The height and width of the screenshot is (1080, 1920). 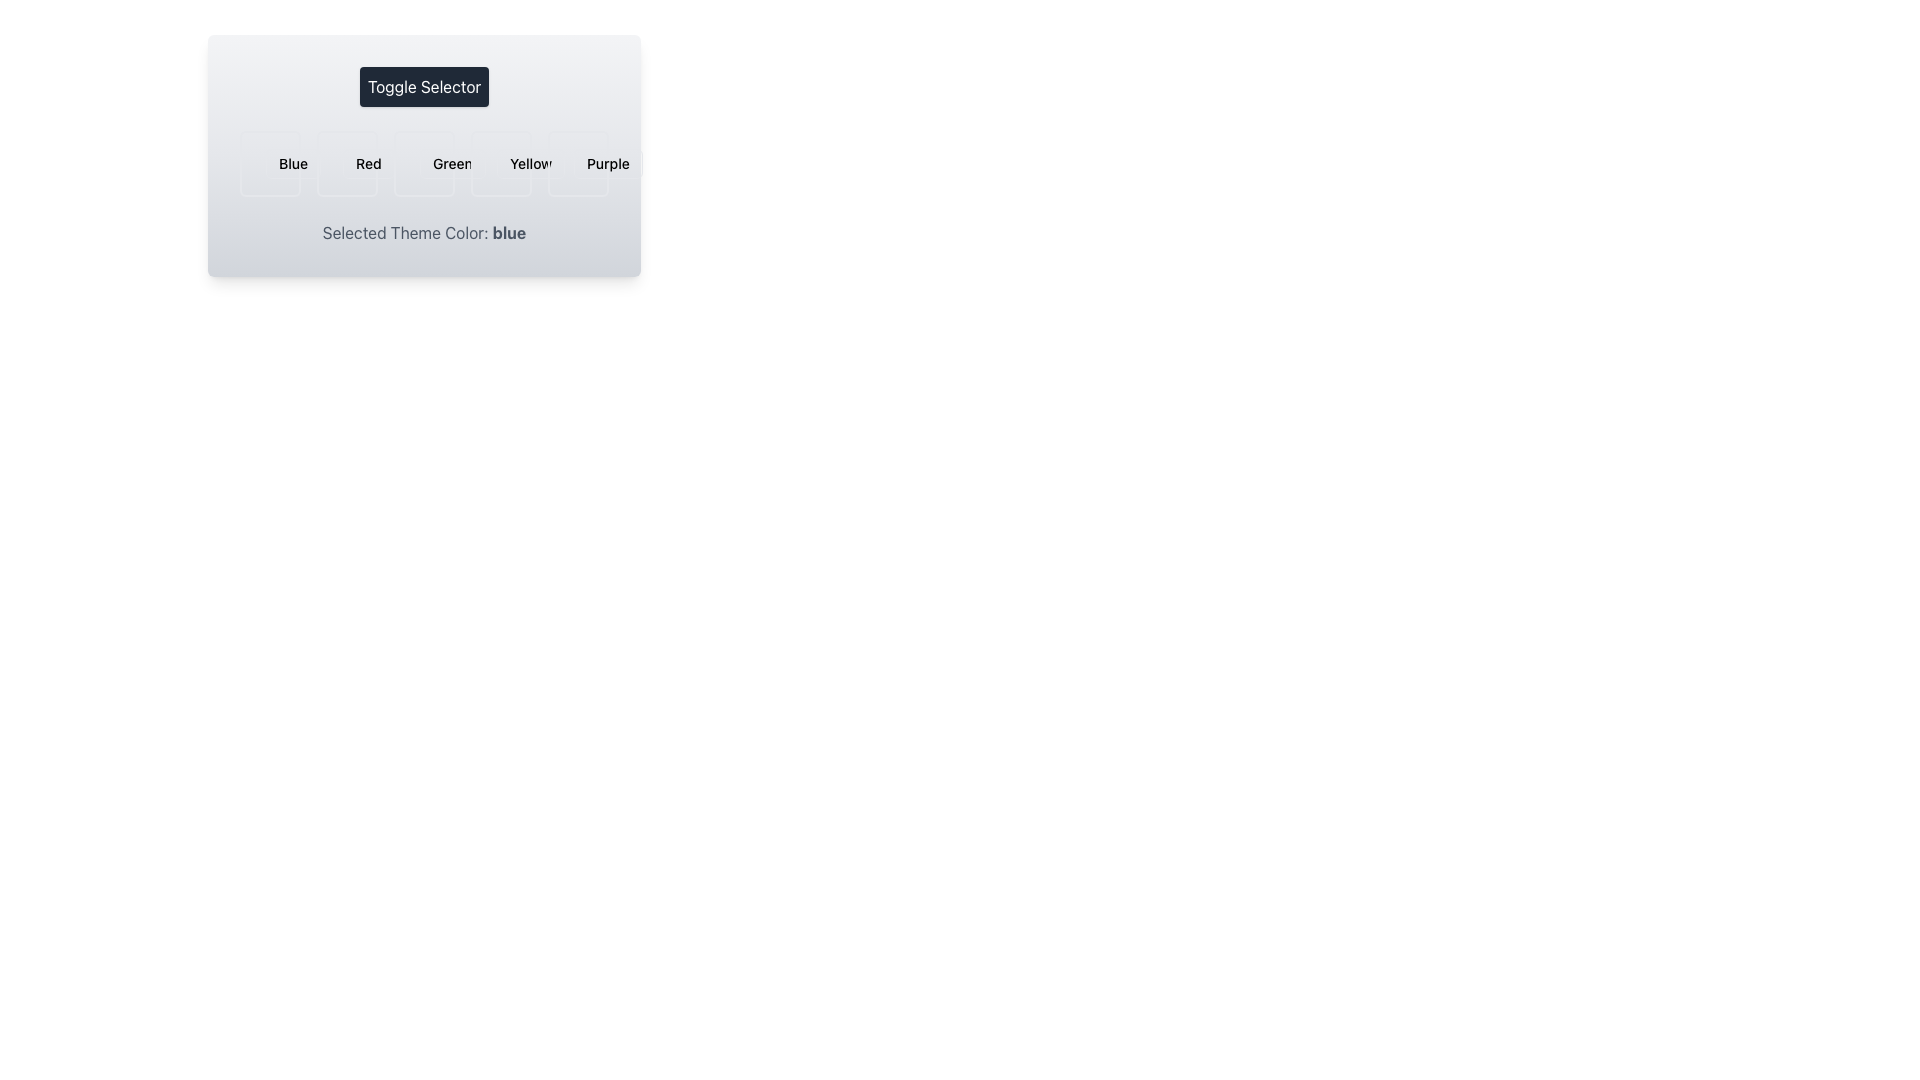 I want to click on the second selectable card in the theme picker, so click(x=347, y=163).